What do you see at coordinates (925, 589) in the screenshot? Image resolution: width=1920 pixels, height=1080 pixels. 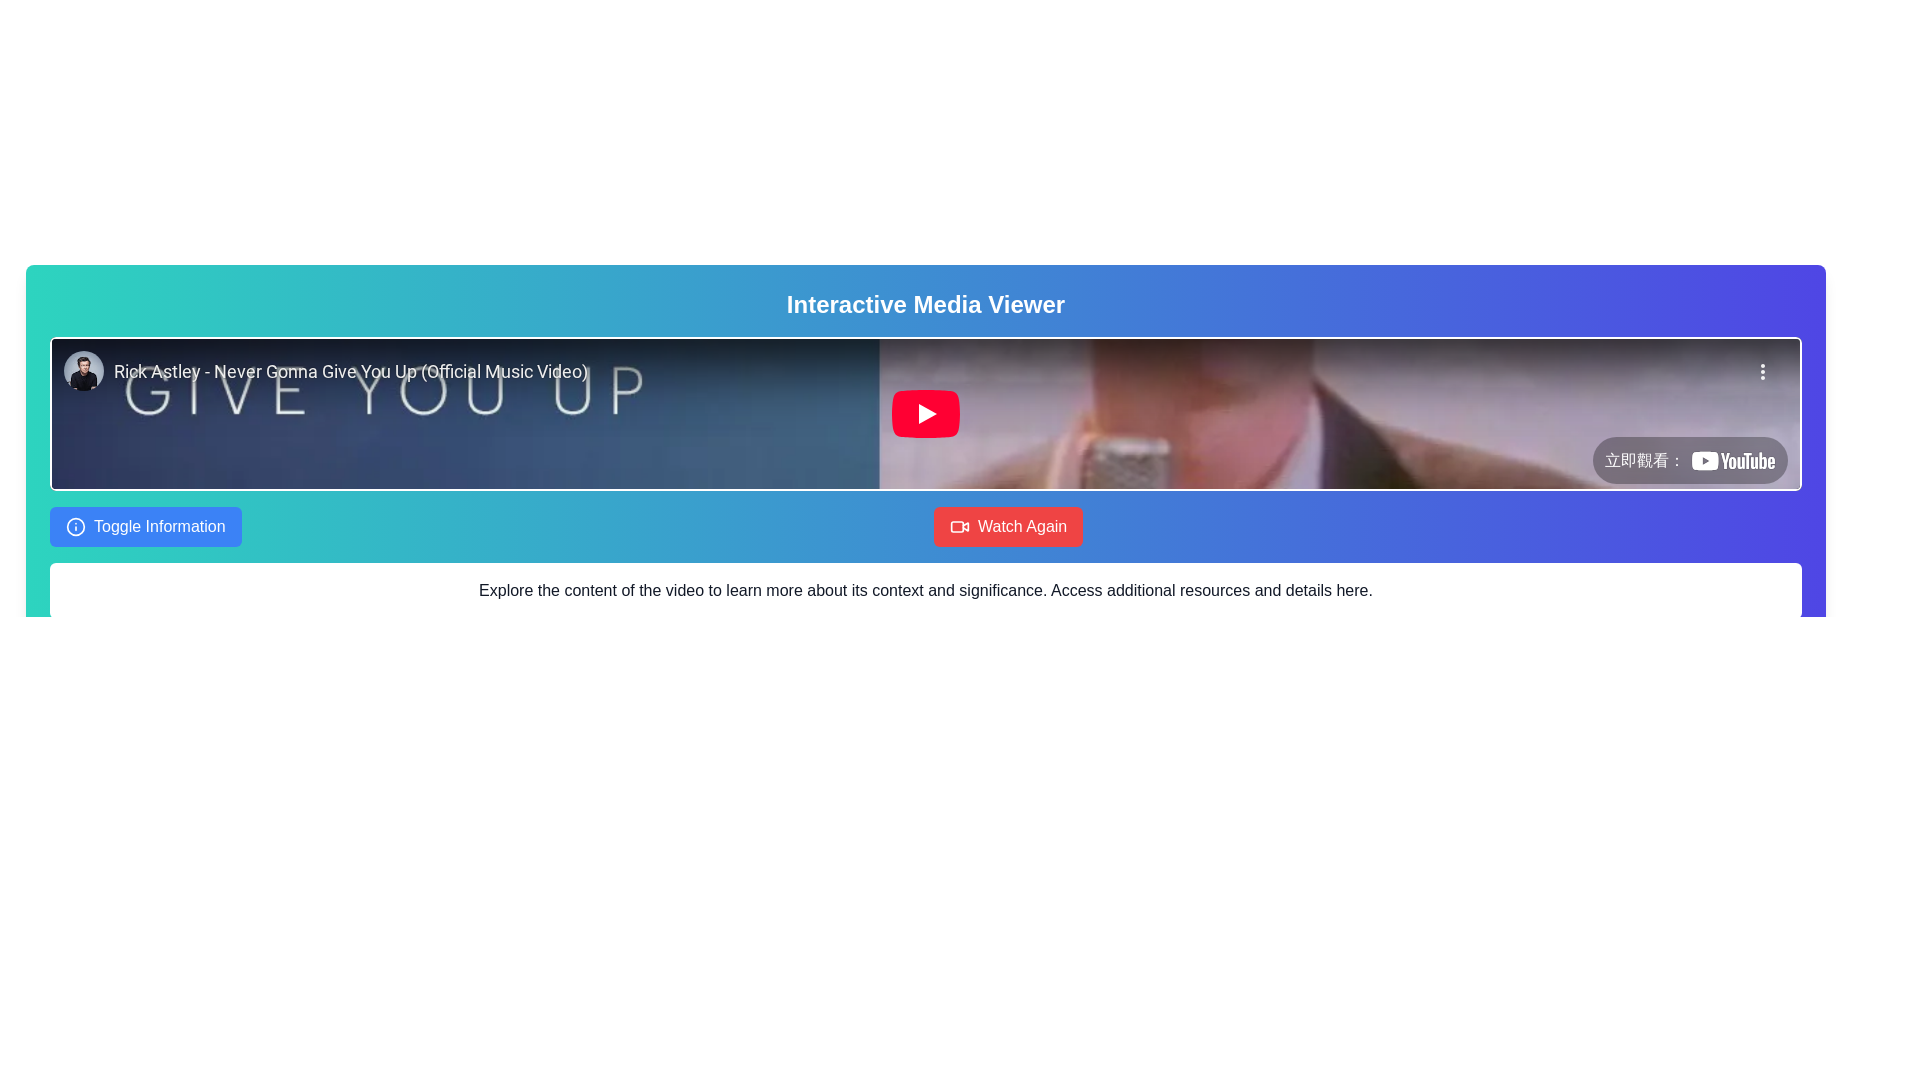 I see `the informational text block located near the bottom of the interface, below the video and adjacent to text options` at bounding box center [925, 589].